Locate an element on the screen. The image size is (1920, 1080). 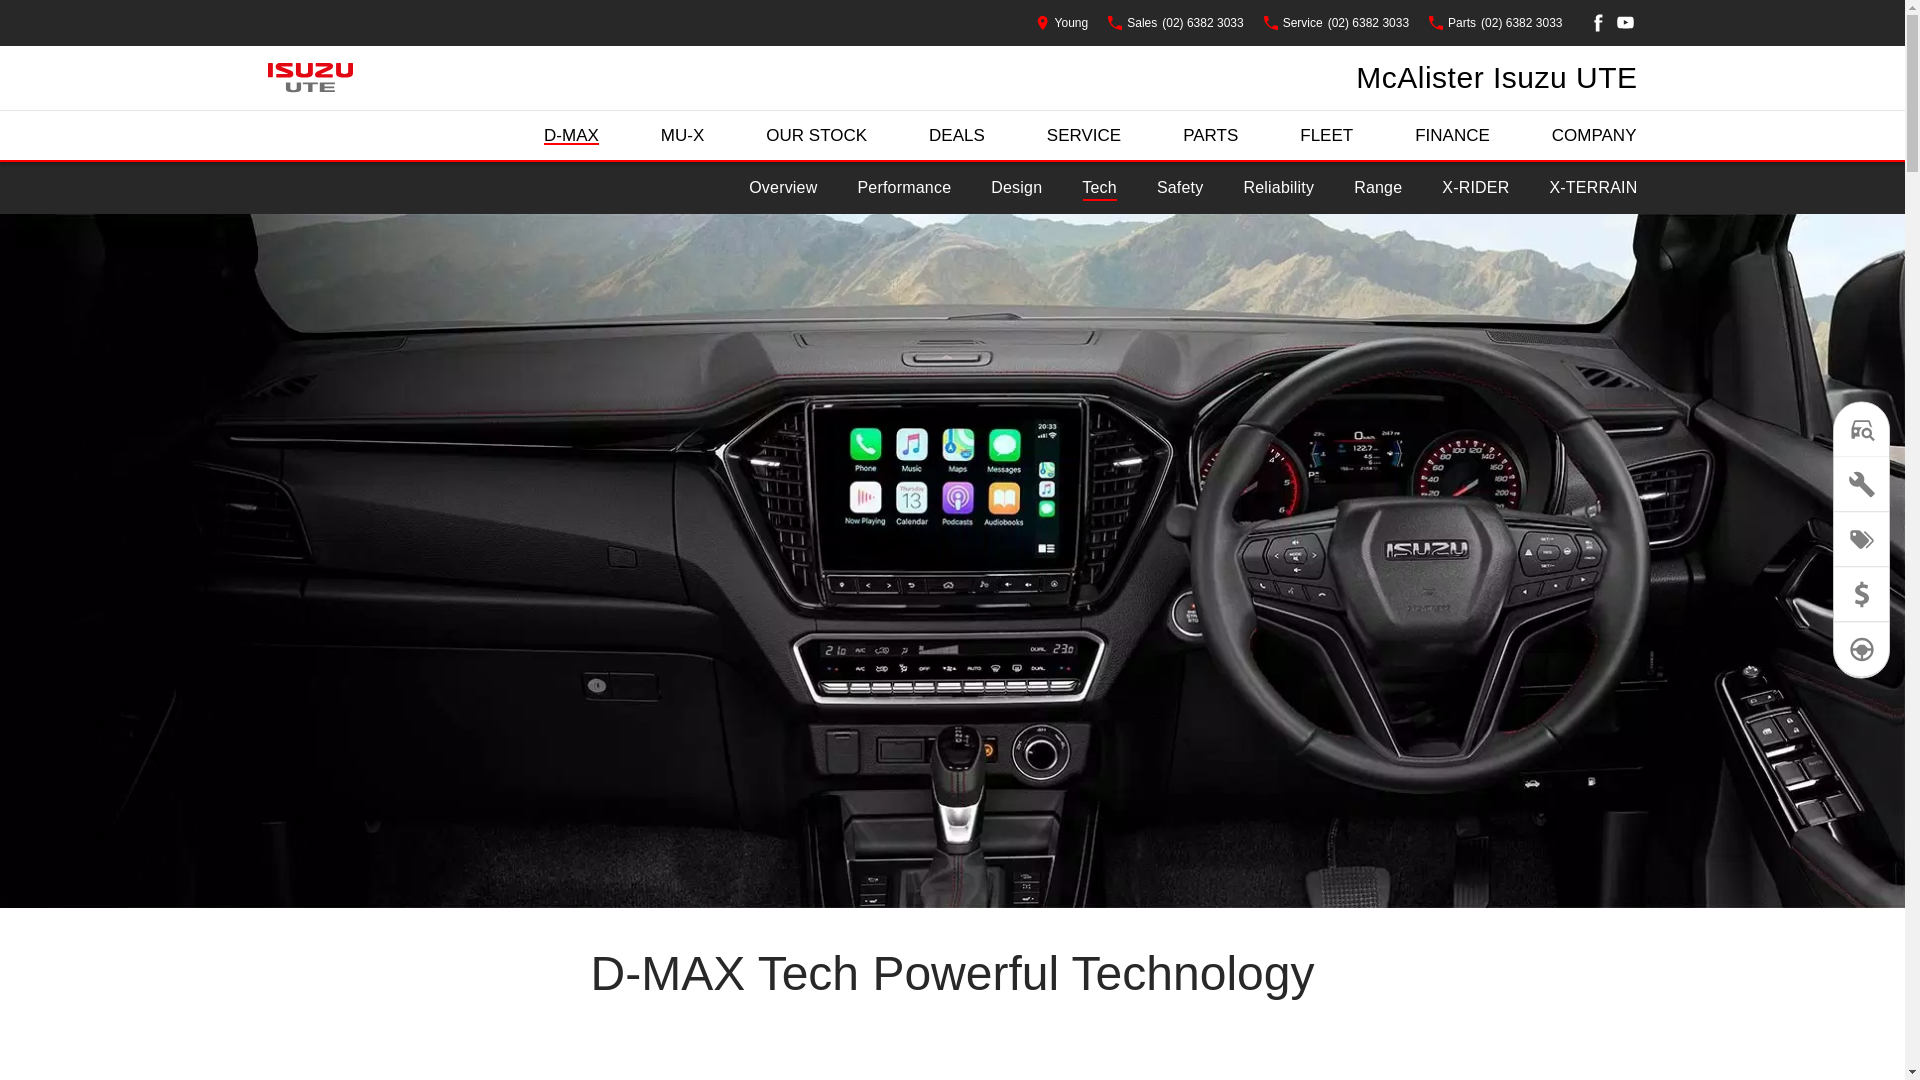
'Parts is located at coordinates (1495, 22).